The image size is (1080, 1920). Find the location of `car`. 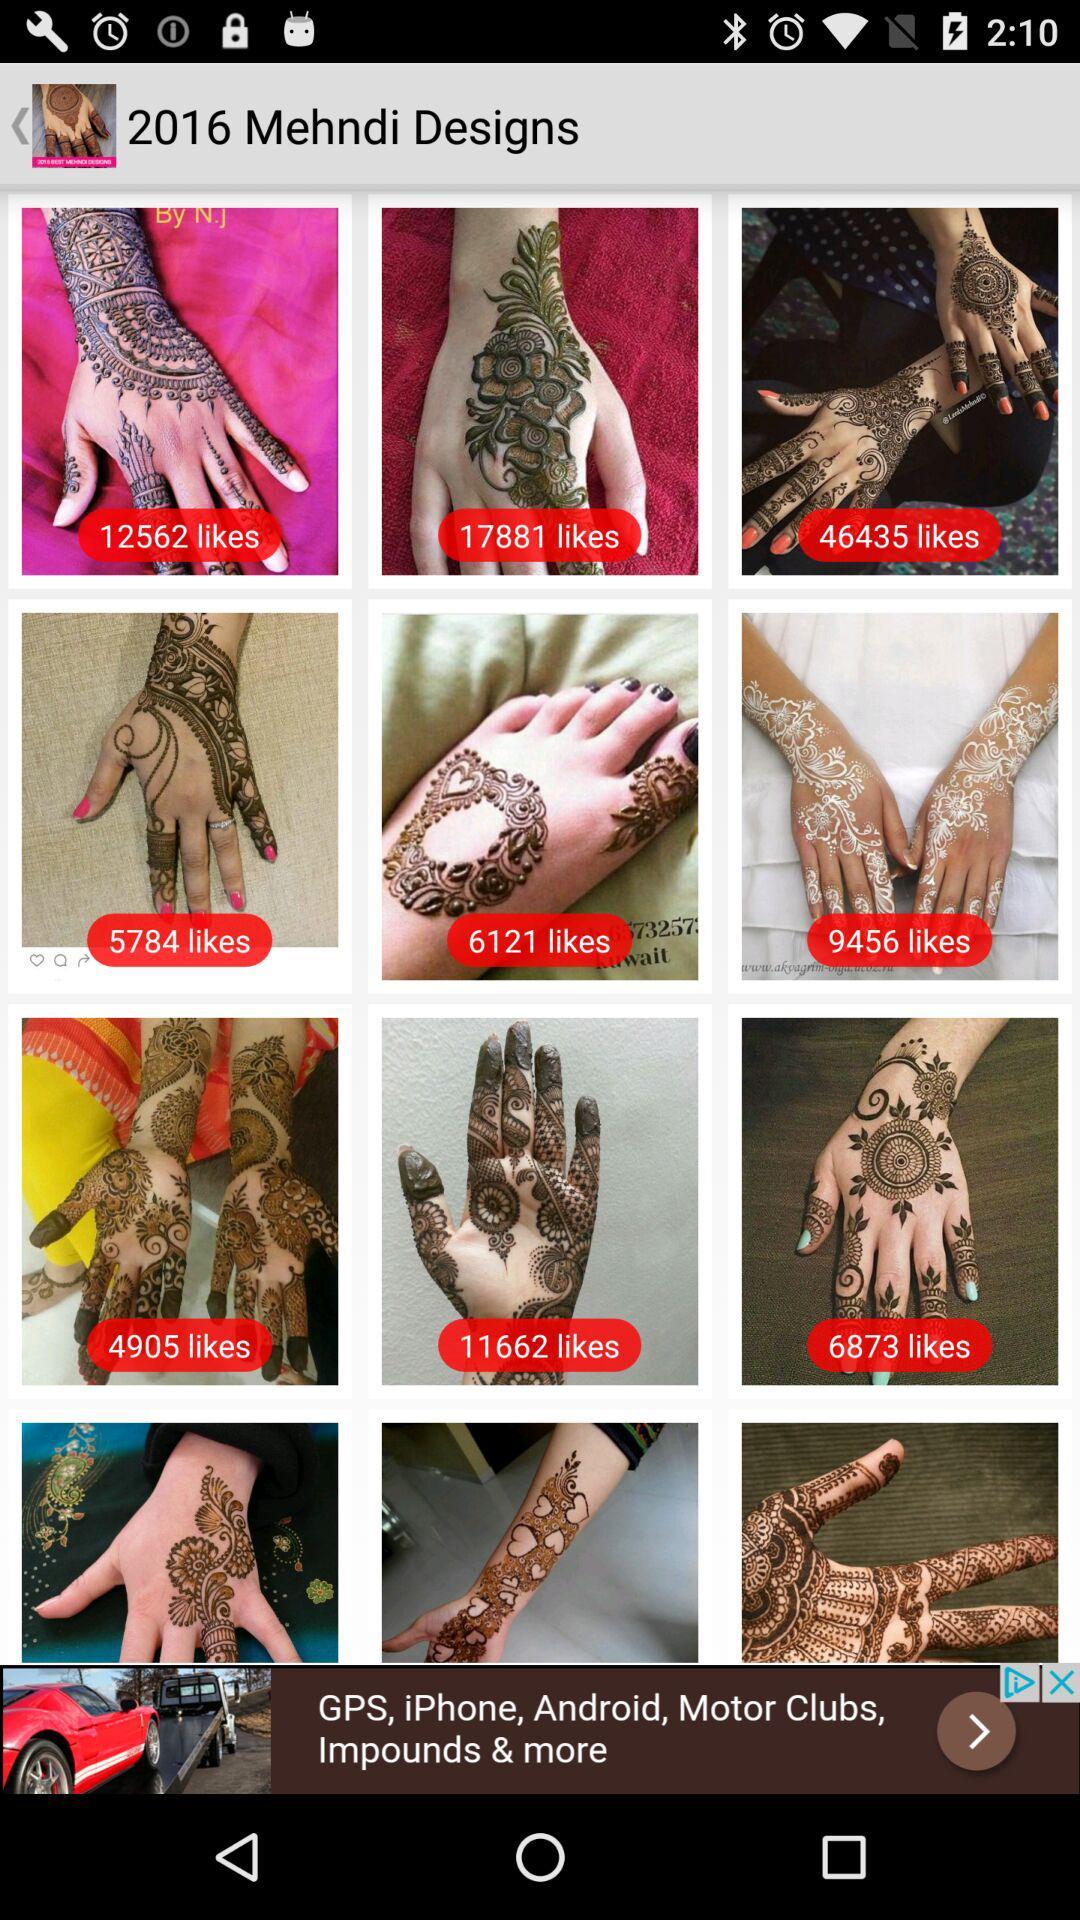

car is located at coordinates (540, 1727).